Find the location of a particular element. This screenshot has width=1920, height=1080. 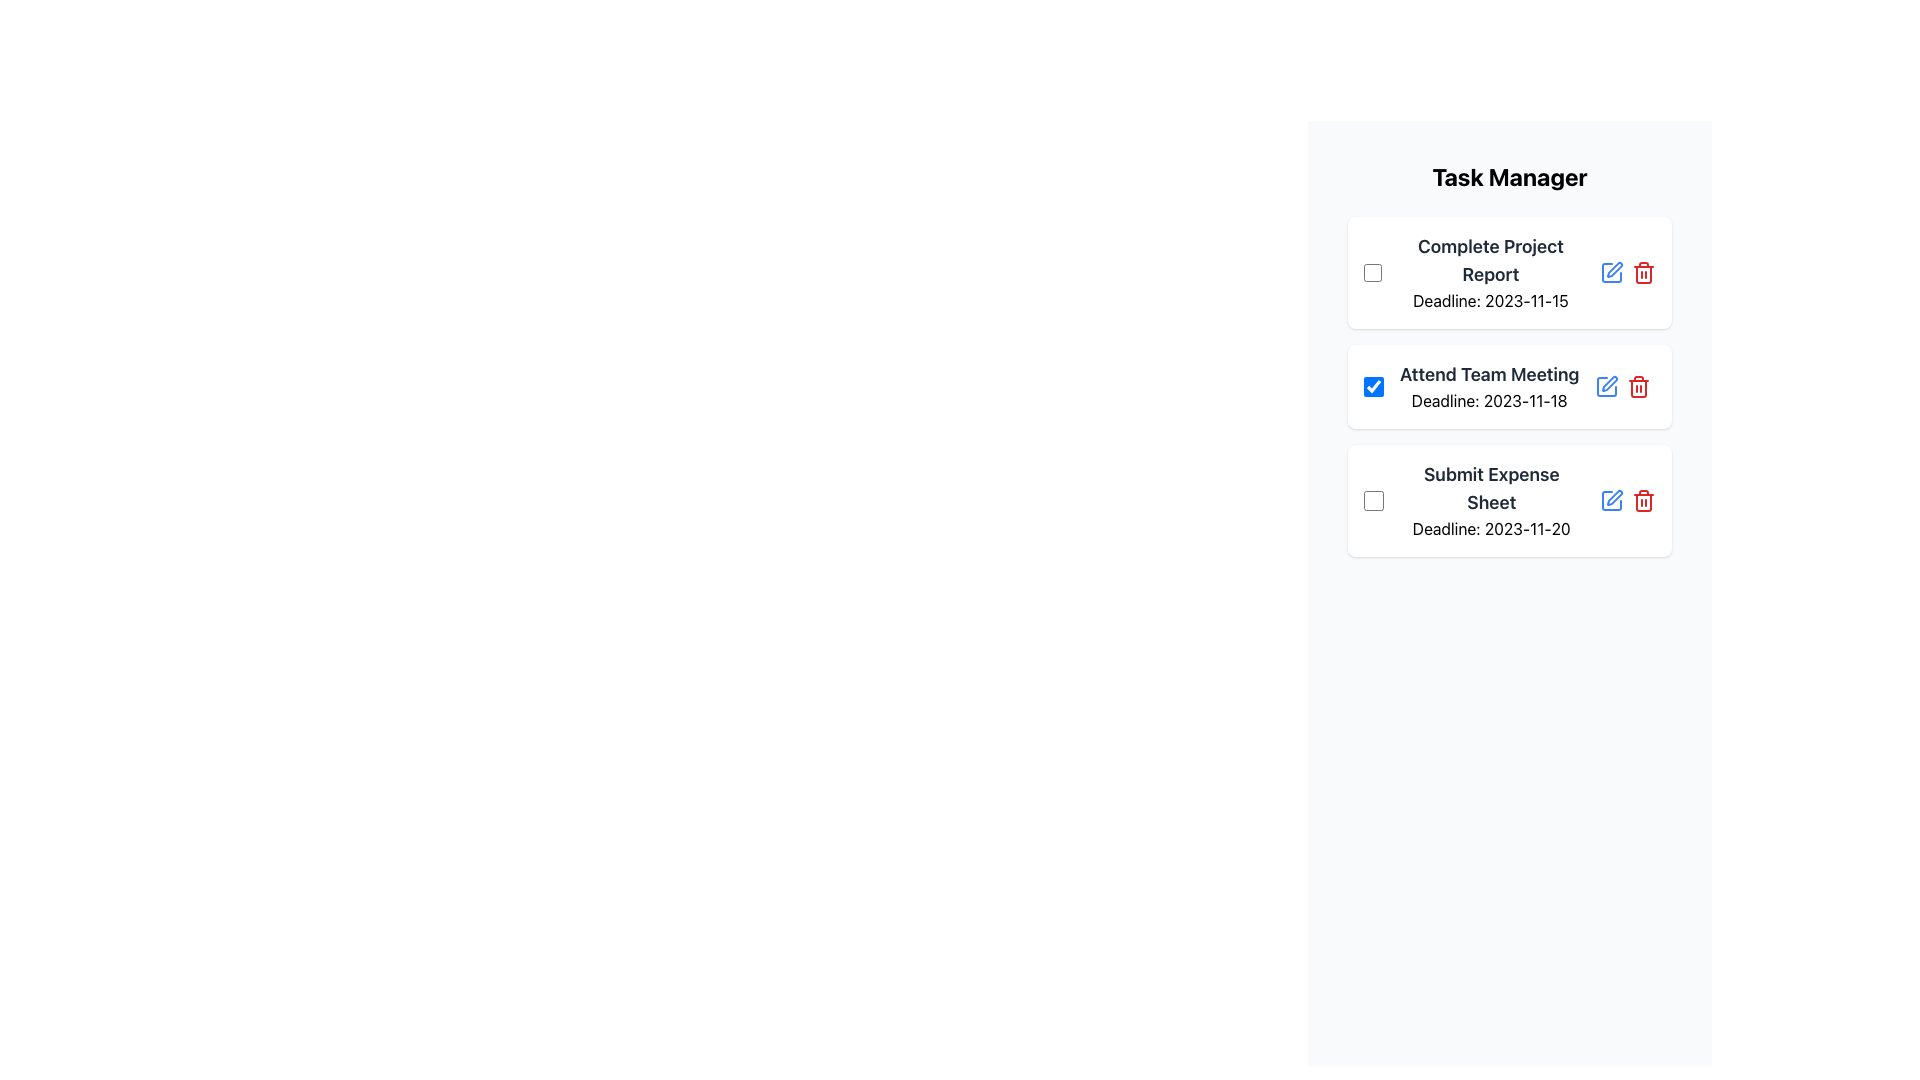

the red trash can icon button that symbolizes delete action, located at the right end of the 'Attend Team Meeting' task card is located at coordinates (1639, 386).